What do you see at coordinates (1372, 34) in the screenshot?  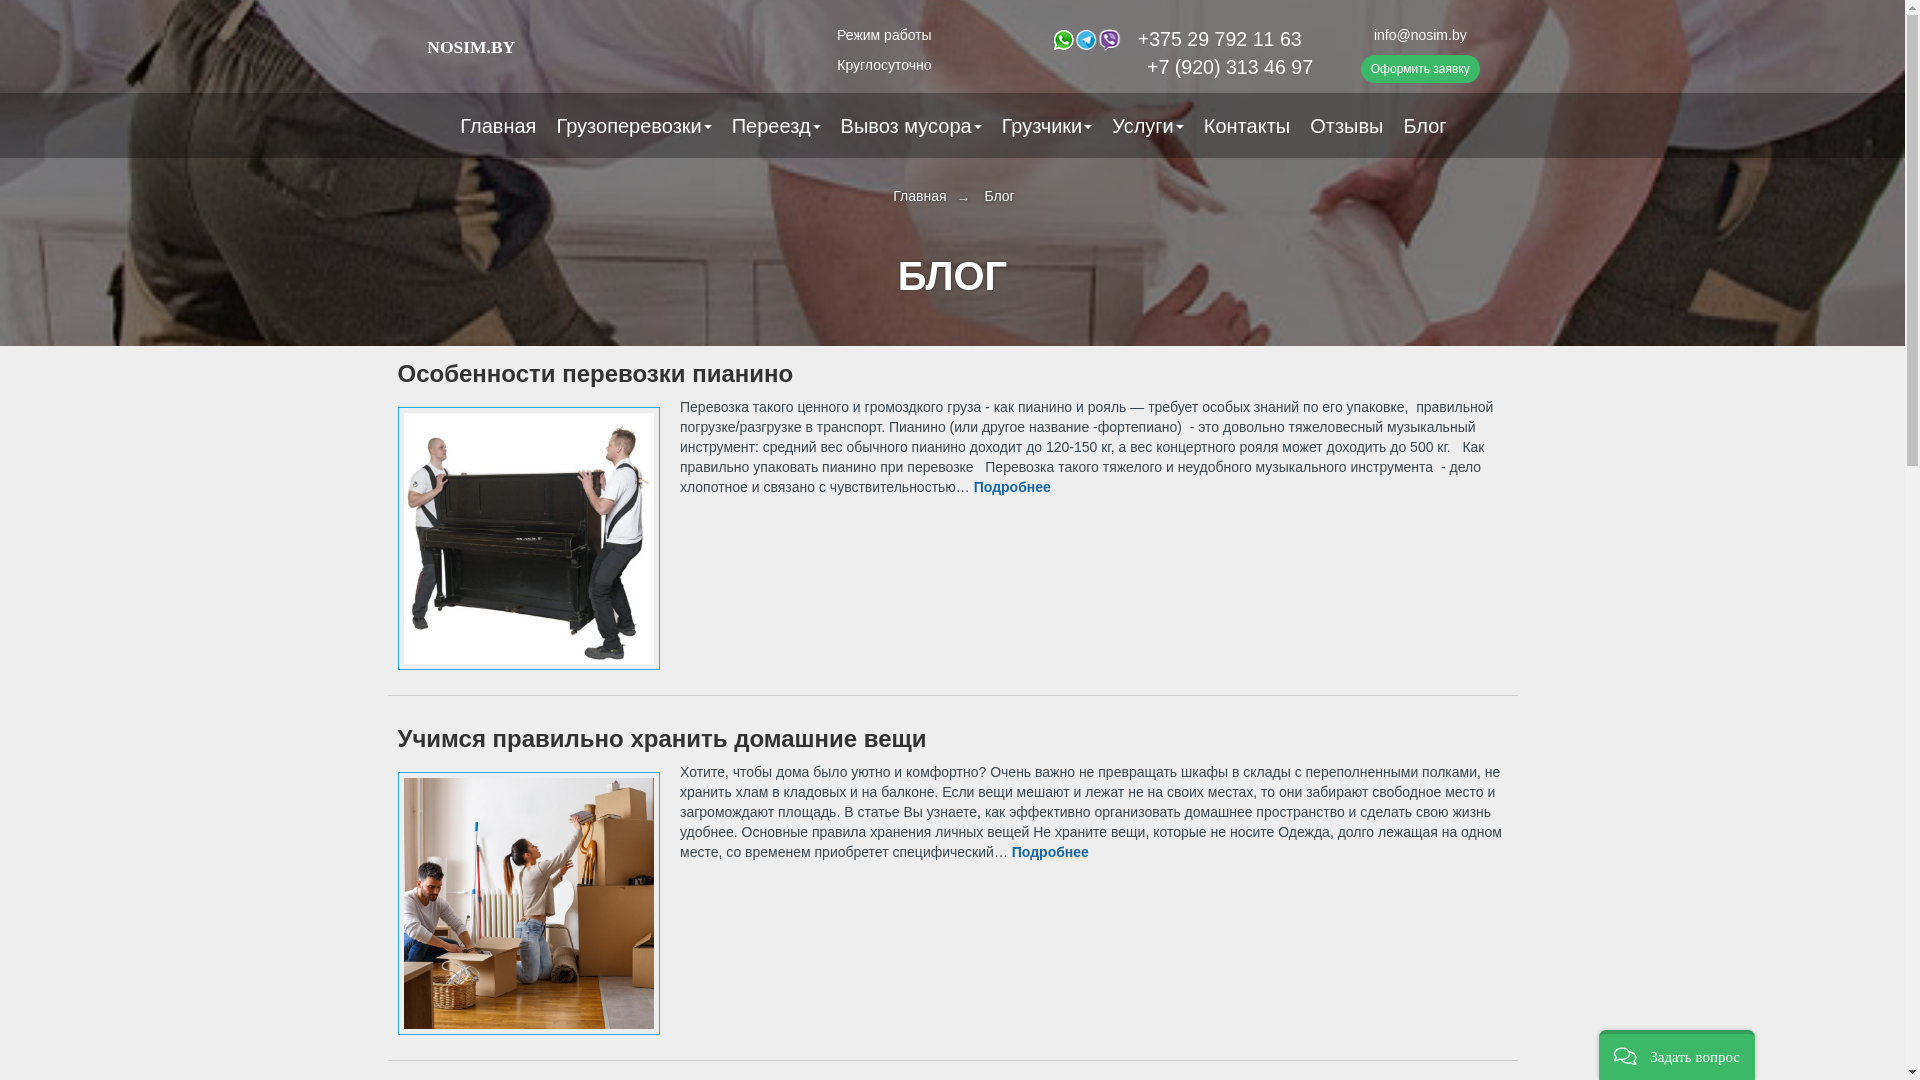 I see `'info@nosim.by'` at bounding box center [1372, 34].